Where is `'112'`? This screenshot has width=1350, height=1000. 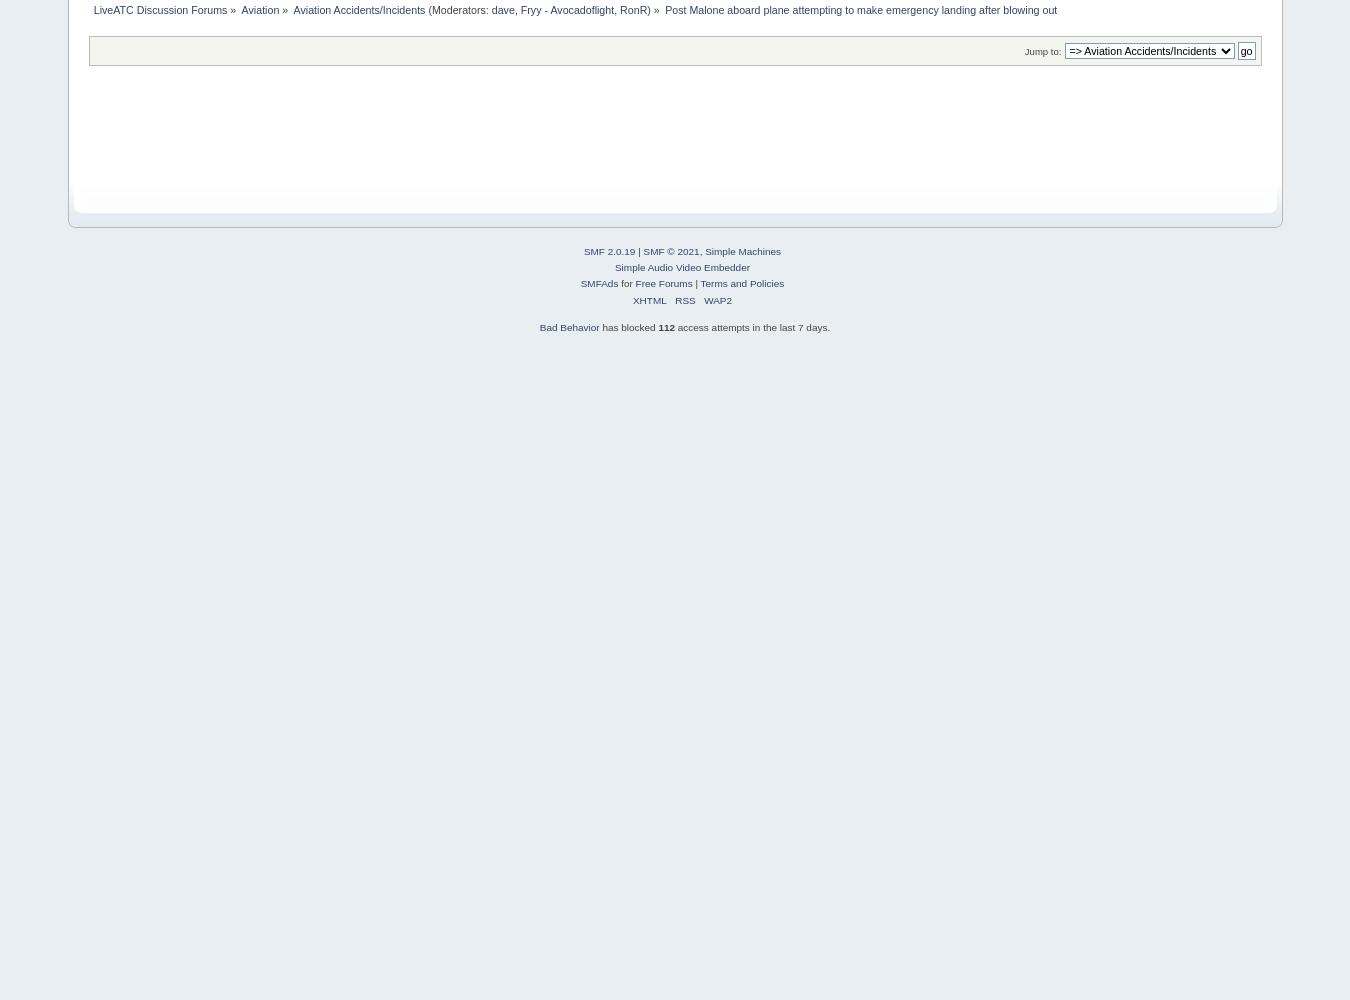 '112' is located at coordinates (666, 325).